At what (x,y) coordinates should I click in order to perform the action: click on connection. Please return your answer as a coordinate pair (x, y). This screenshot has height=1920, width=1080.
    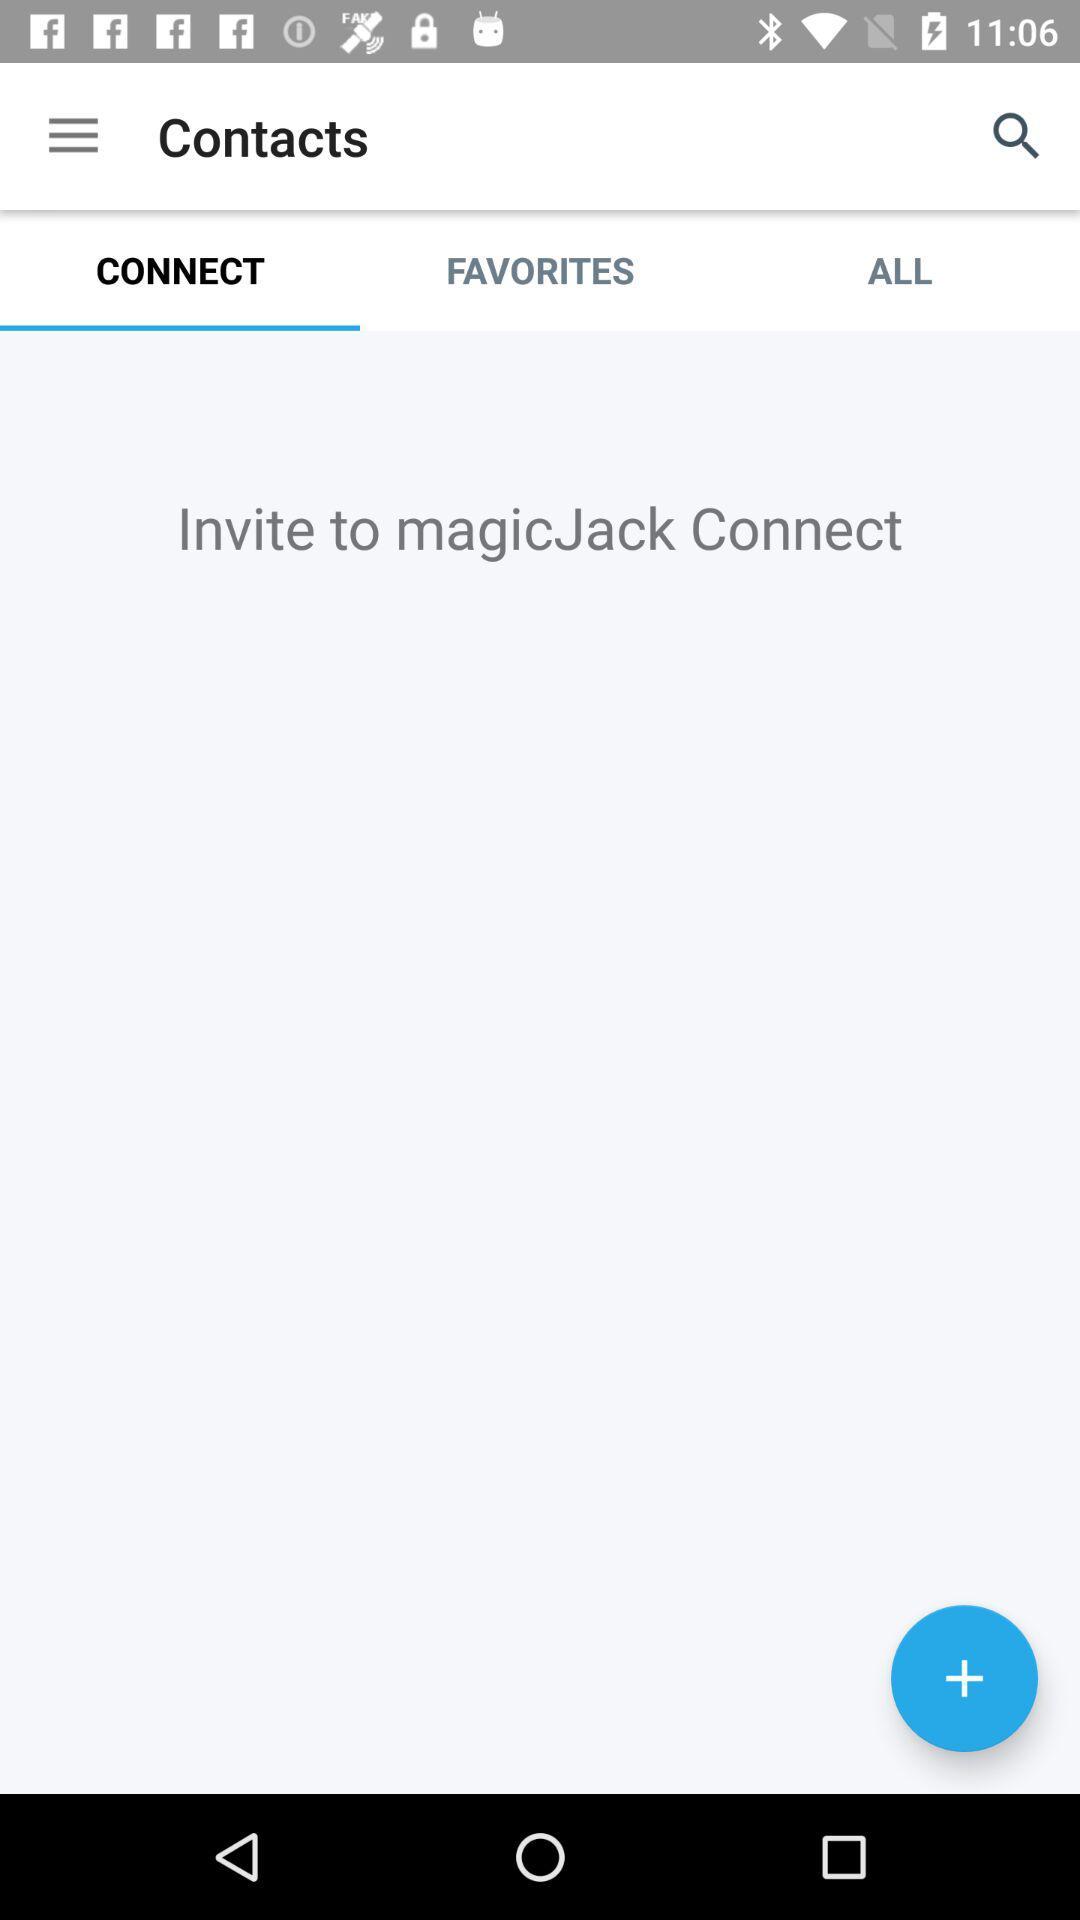
    Looking at the image, I should click on (540, 1061).